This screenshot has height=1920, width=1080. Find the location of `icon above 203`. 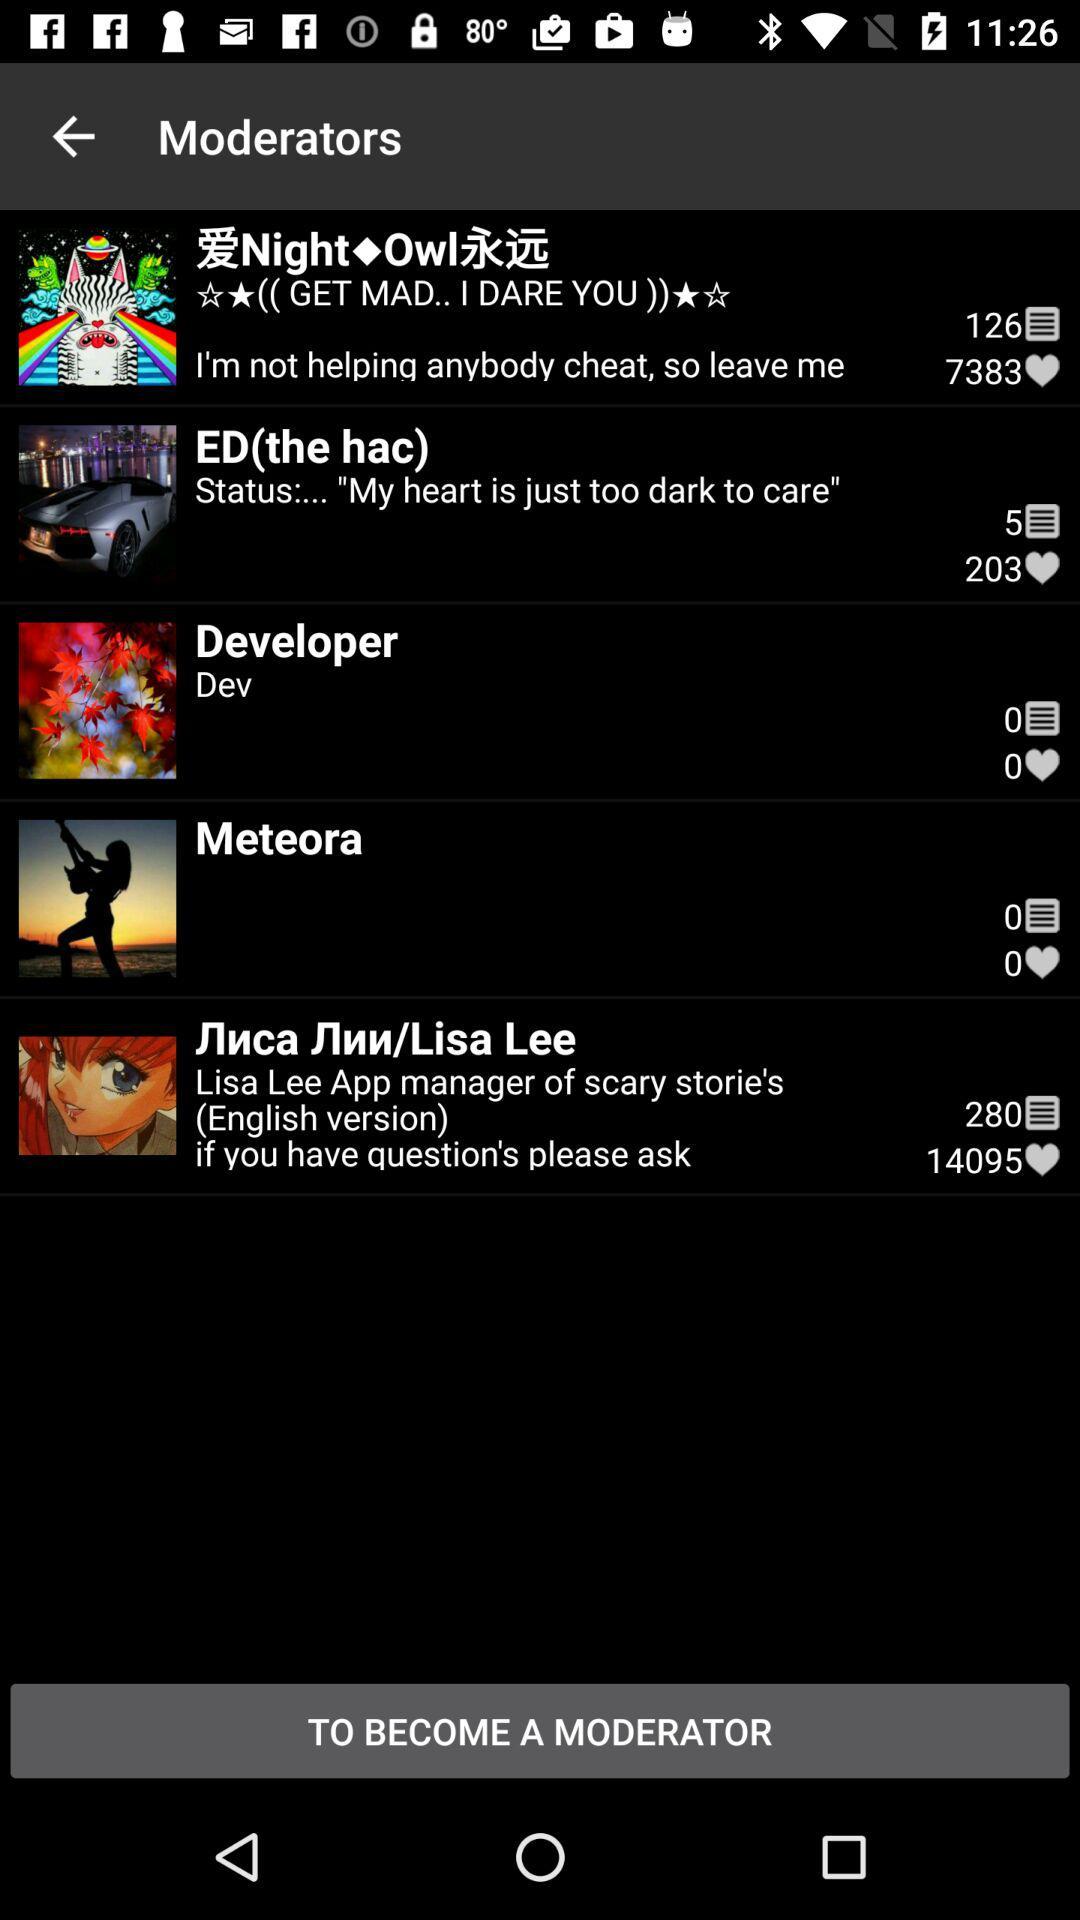

icon above 203 is located at coordinates (1041, 521).